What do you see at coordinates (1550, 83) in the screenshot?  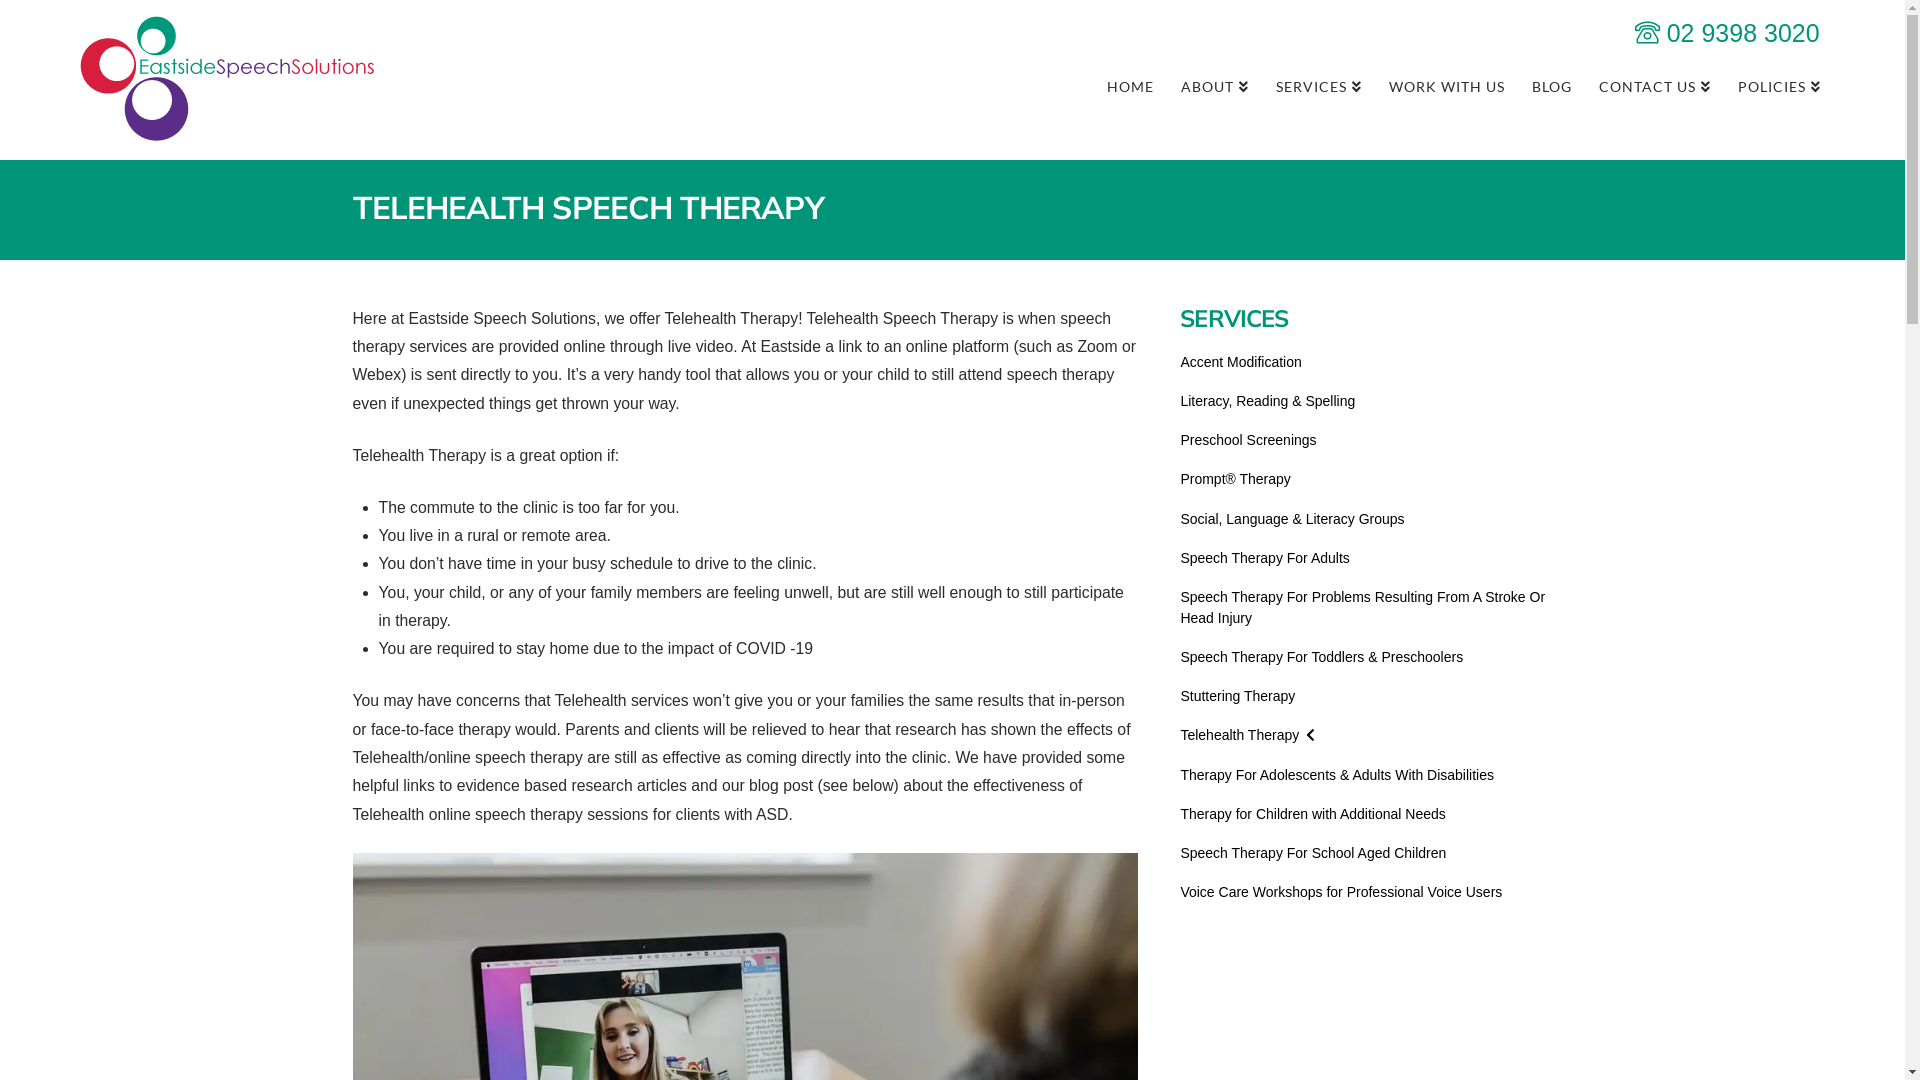 I see `'BLOG'` at bounding box center [1550, 83].